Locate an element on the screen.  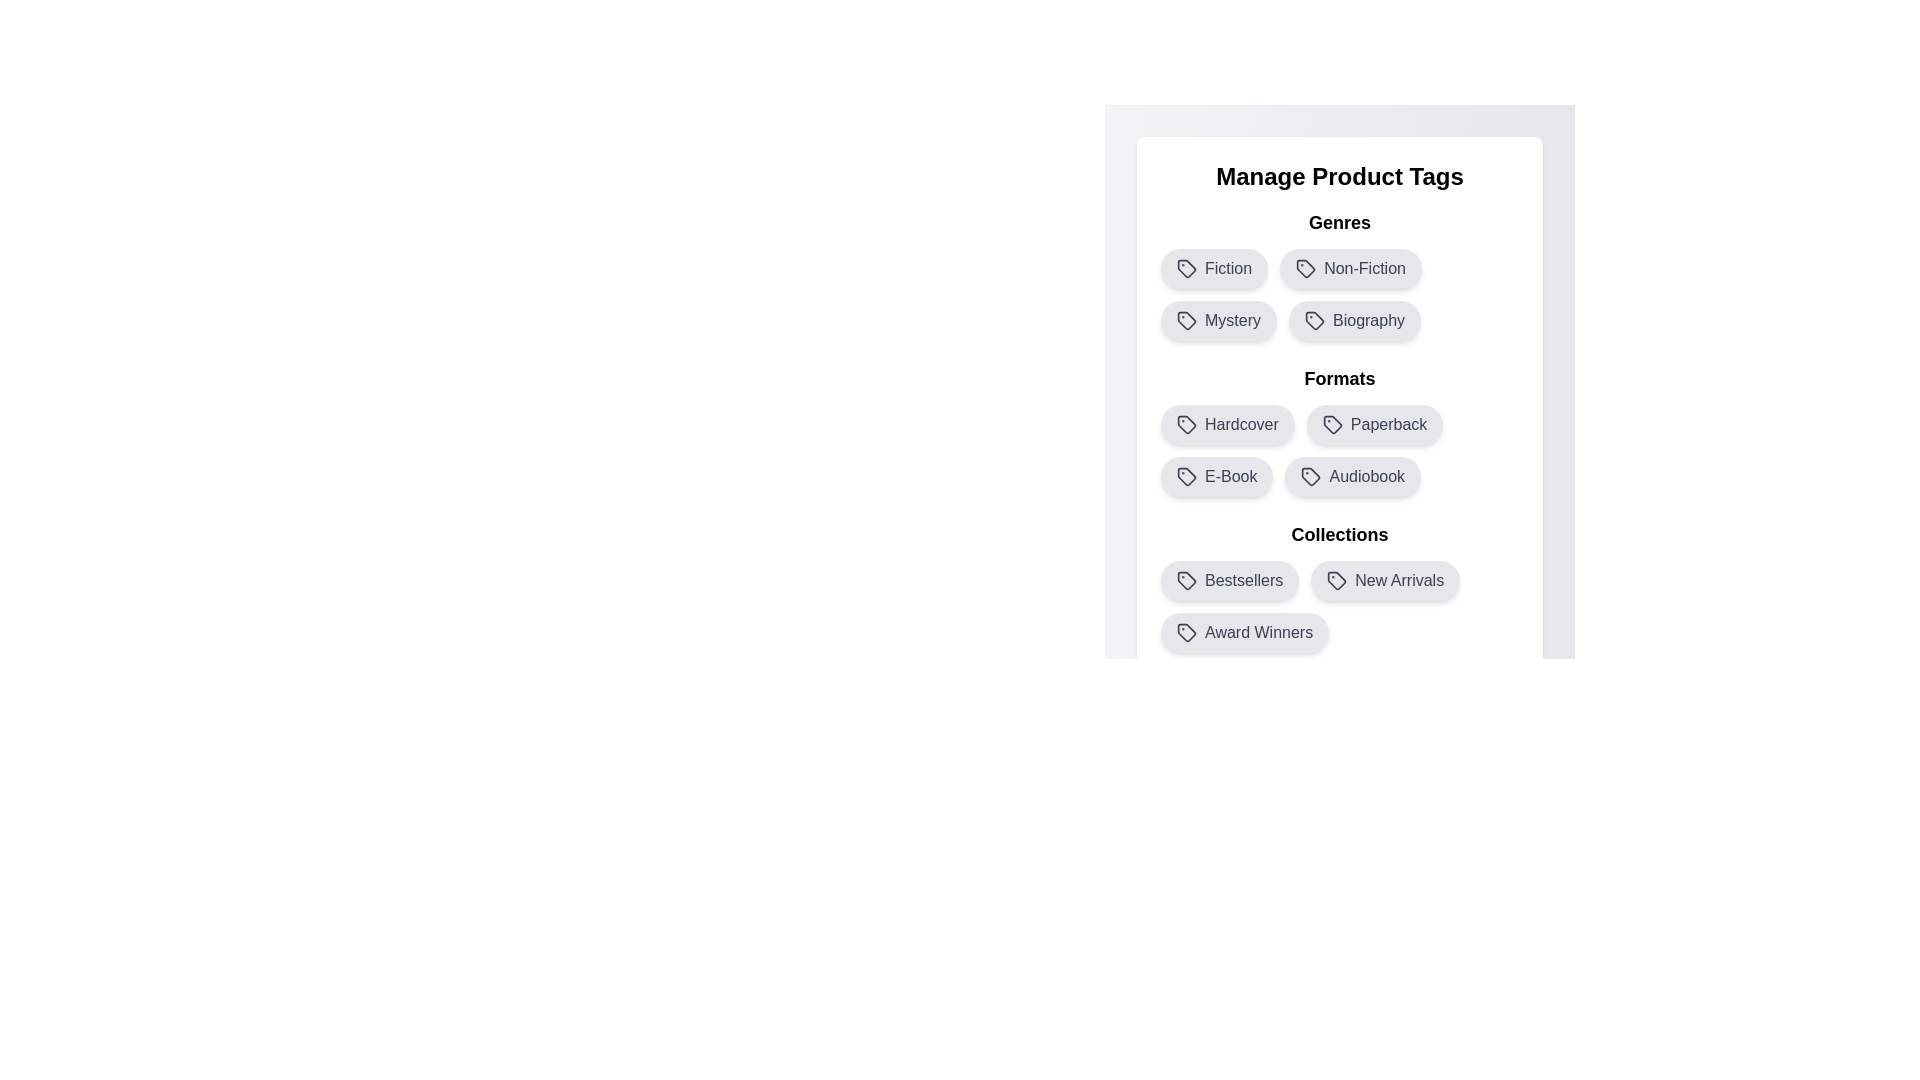
the 'Biography' tag filter button located in the 'Genres' section of the 'Manage Product Tags' interface is located at coordinates (1354, 319).